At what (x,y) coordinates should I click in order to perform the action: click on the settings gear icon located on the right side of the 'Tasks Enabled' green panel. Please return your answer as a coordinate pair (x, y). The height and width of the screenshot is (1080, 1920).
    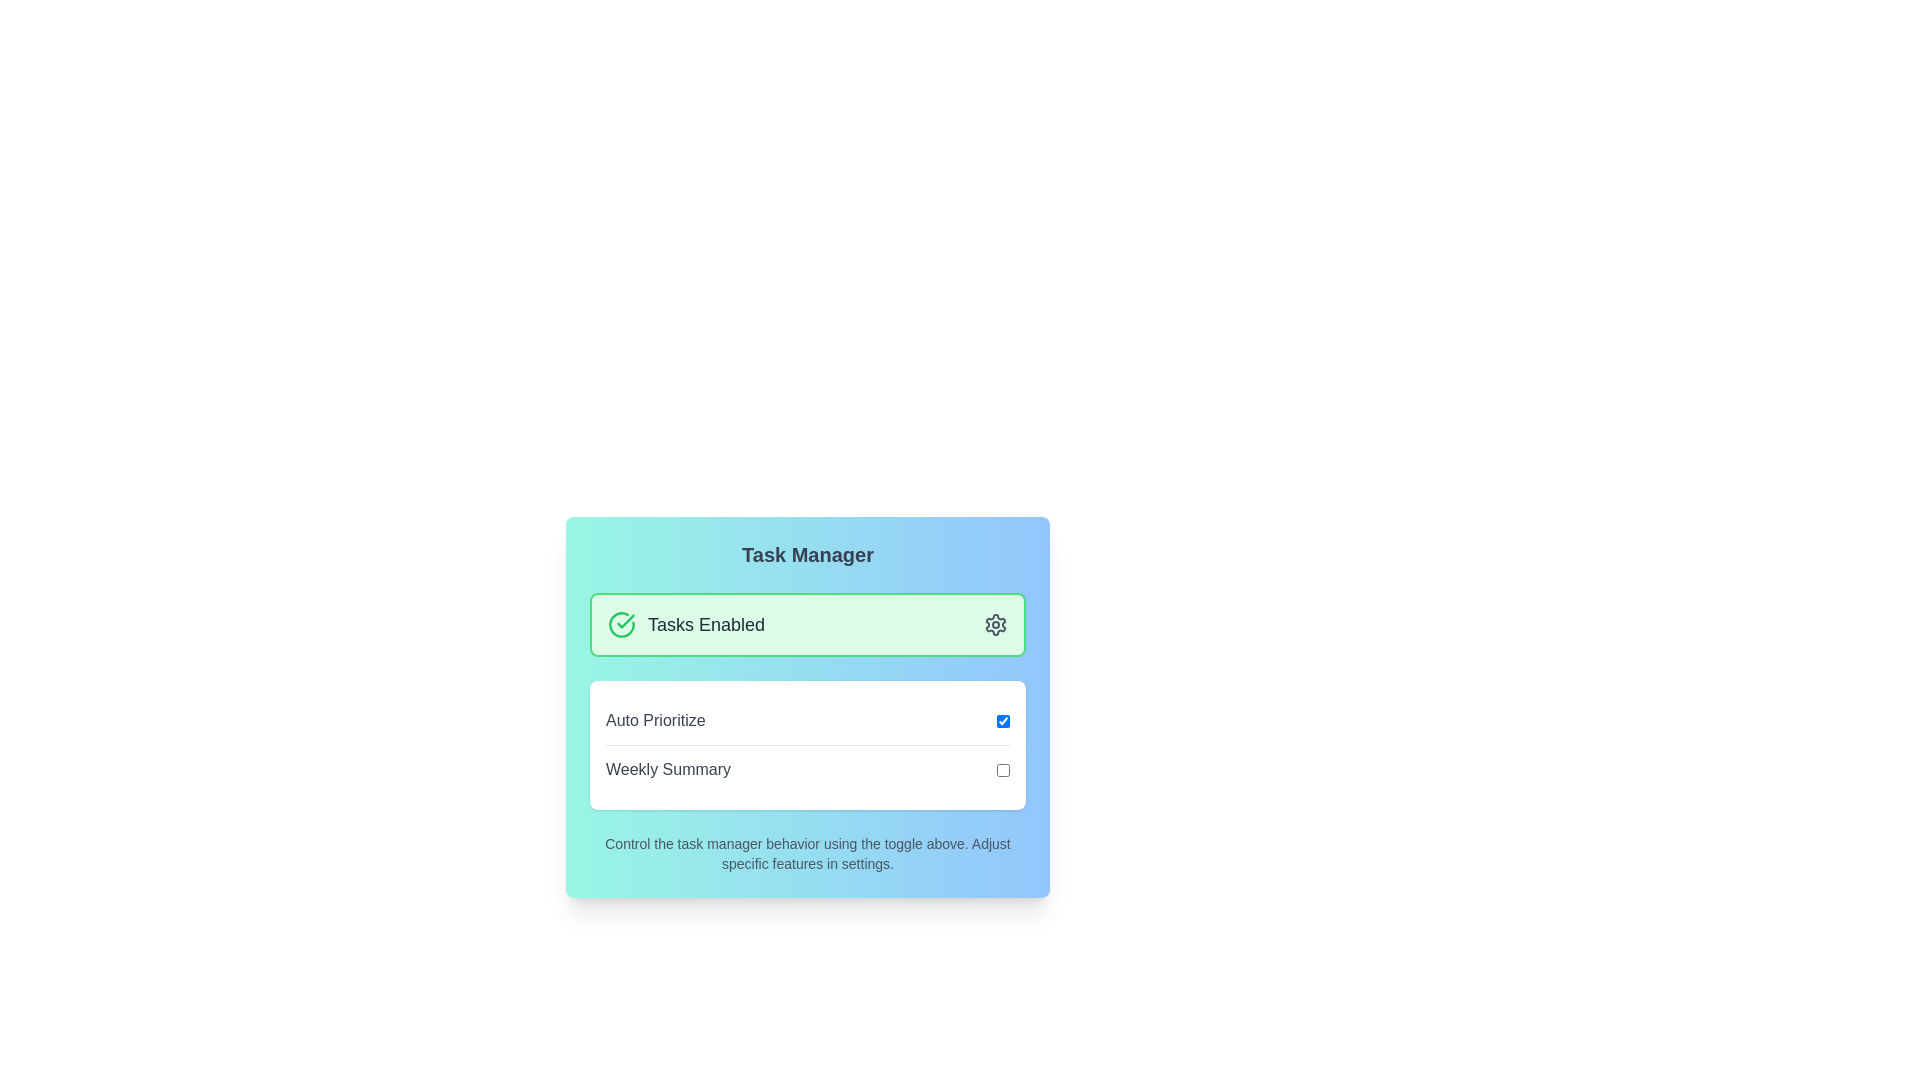
    Looking at the image, I should click on (996, 623).